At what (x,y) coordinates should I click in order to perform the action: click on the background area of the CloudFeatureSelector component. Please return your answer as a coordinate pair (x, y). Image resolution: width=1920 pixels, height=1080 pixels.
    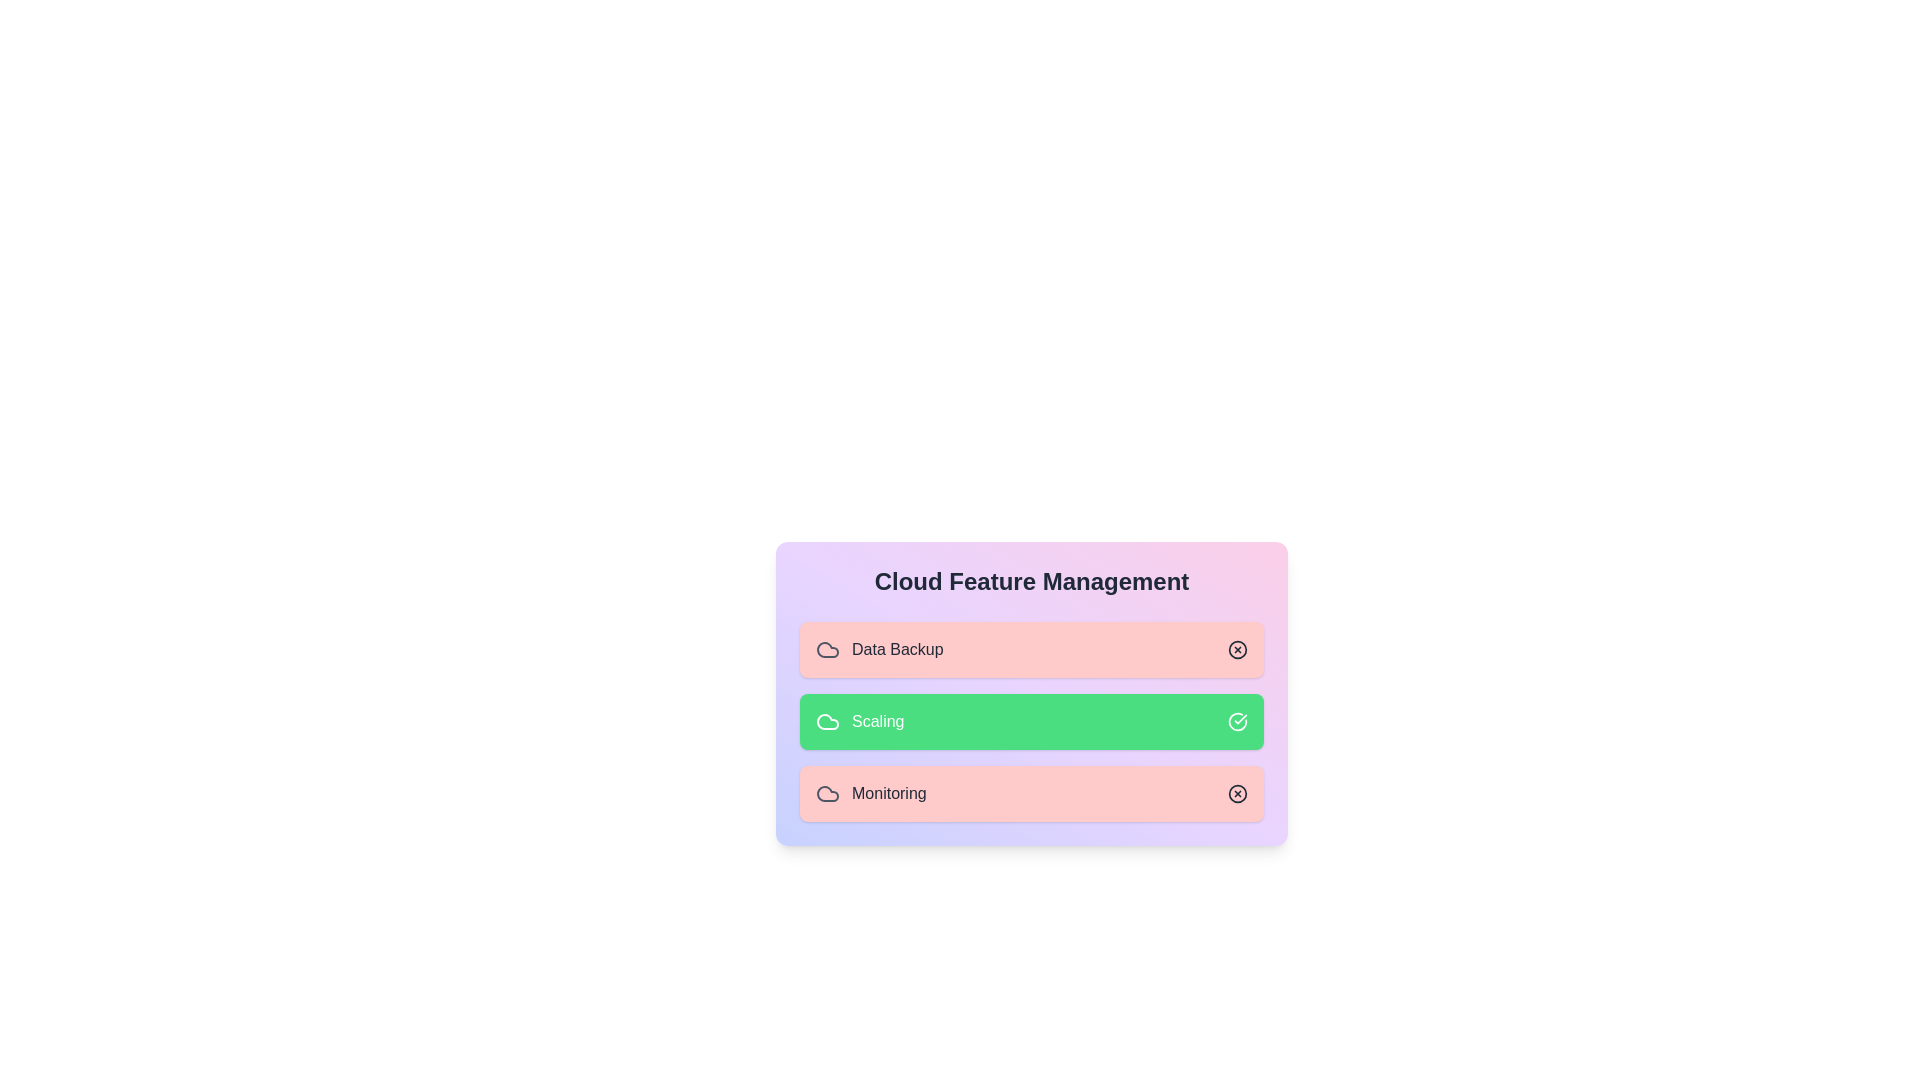
    Looking at the image, I should click on (1032, 763).